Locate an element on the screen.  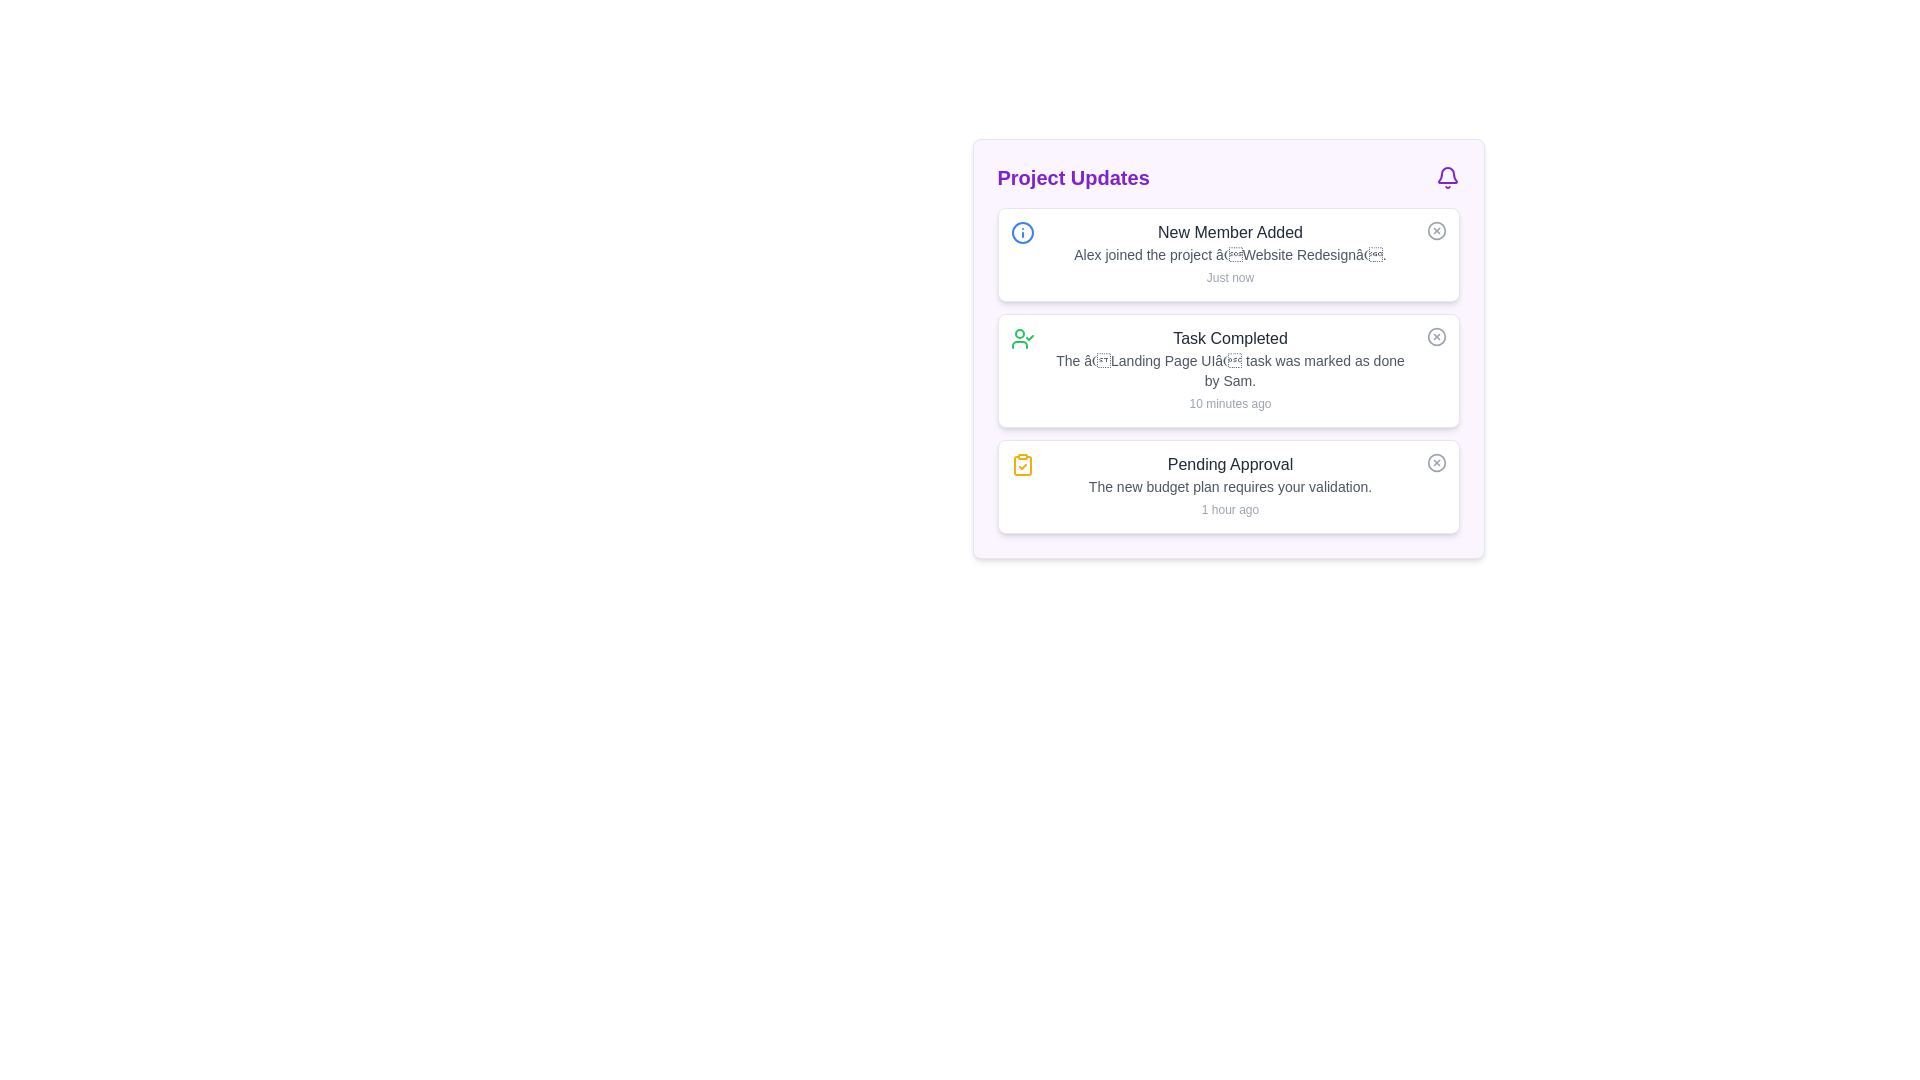
the descriptive text 'The new budget plan requires your validation.' located beneath the heading 'Pending Approval' in the 'Project Updates' section for possible tooltips is located at coordinates (1229, 486).